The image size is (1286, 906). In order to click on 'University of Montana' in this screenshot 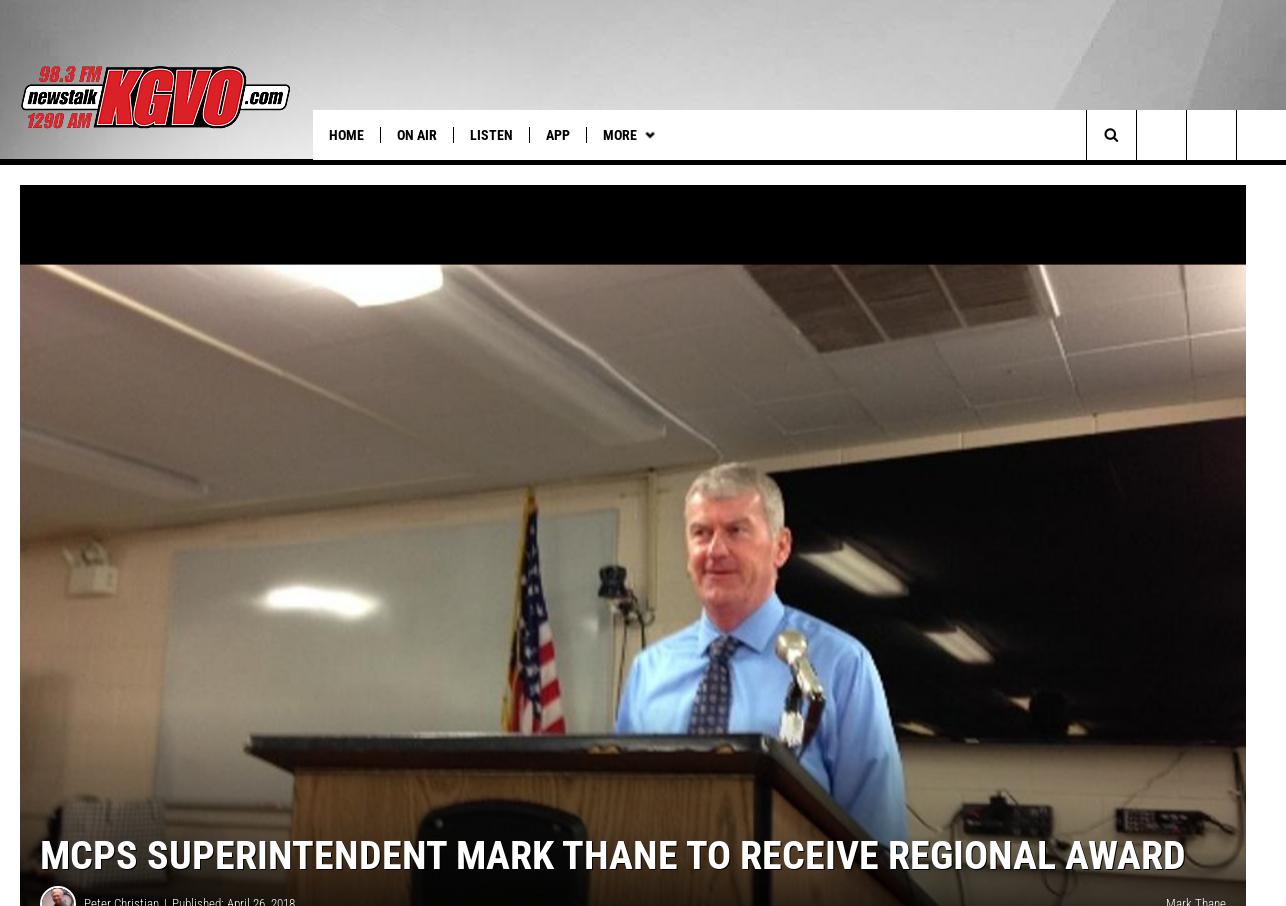, I will do `click(796, 176)`.